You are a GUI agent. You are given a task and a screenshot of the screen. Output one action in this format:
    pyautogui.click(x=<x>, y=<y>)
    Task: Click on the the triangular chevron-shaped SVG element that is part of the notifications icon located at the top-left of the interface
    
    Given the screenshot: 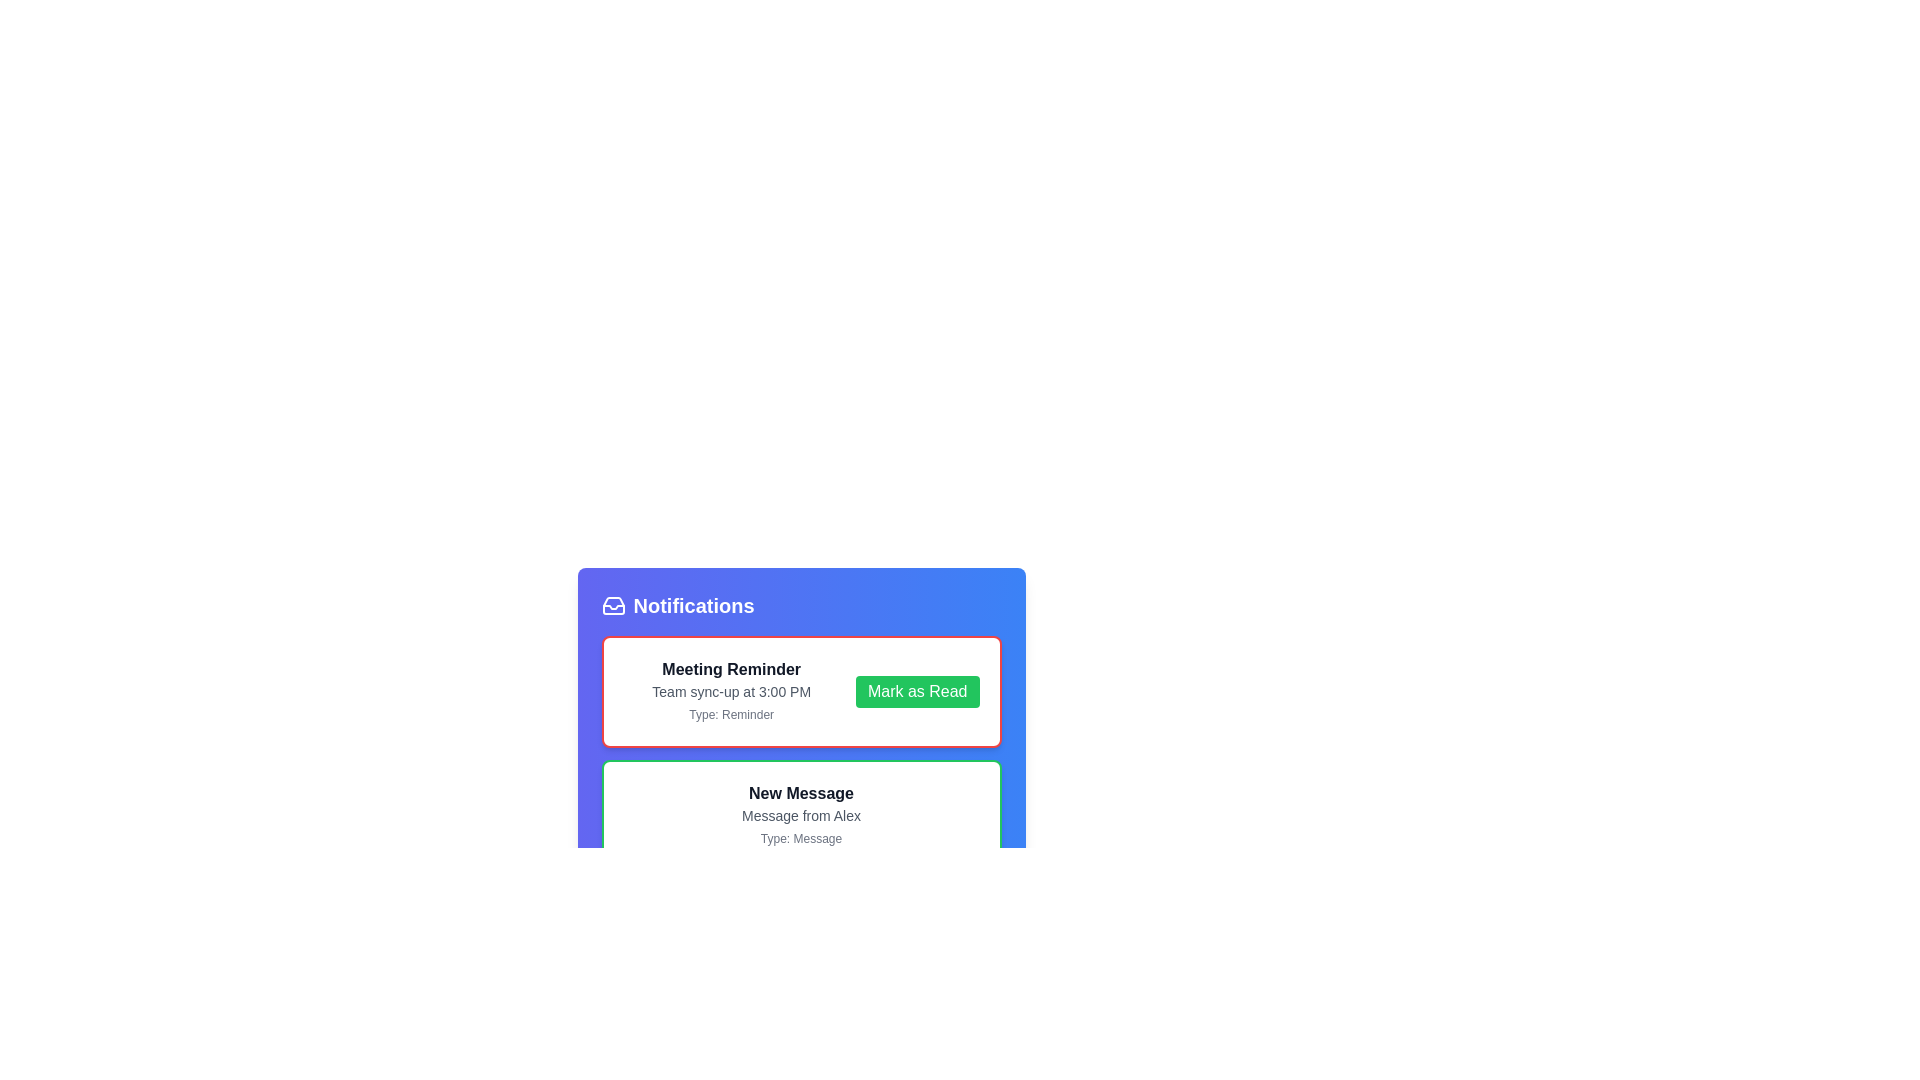 What is the action you would take?
    pyautogui.click(x=612, y=606)
    